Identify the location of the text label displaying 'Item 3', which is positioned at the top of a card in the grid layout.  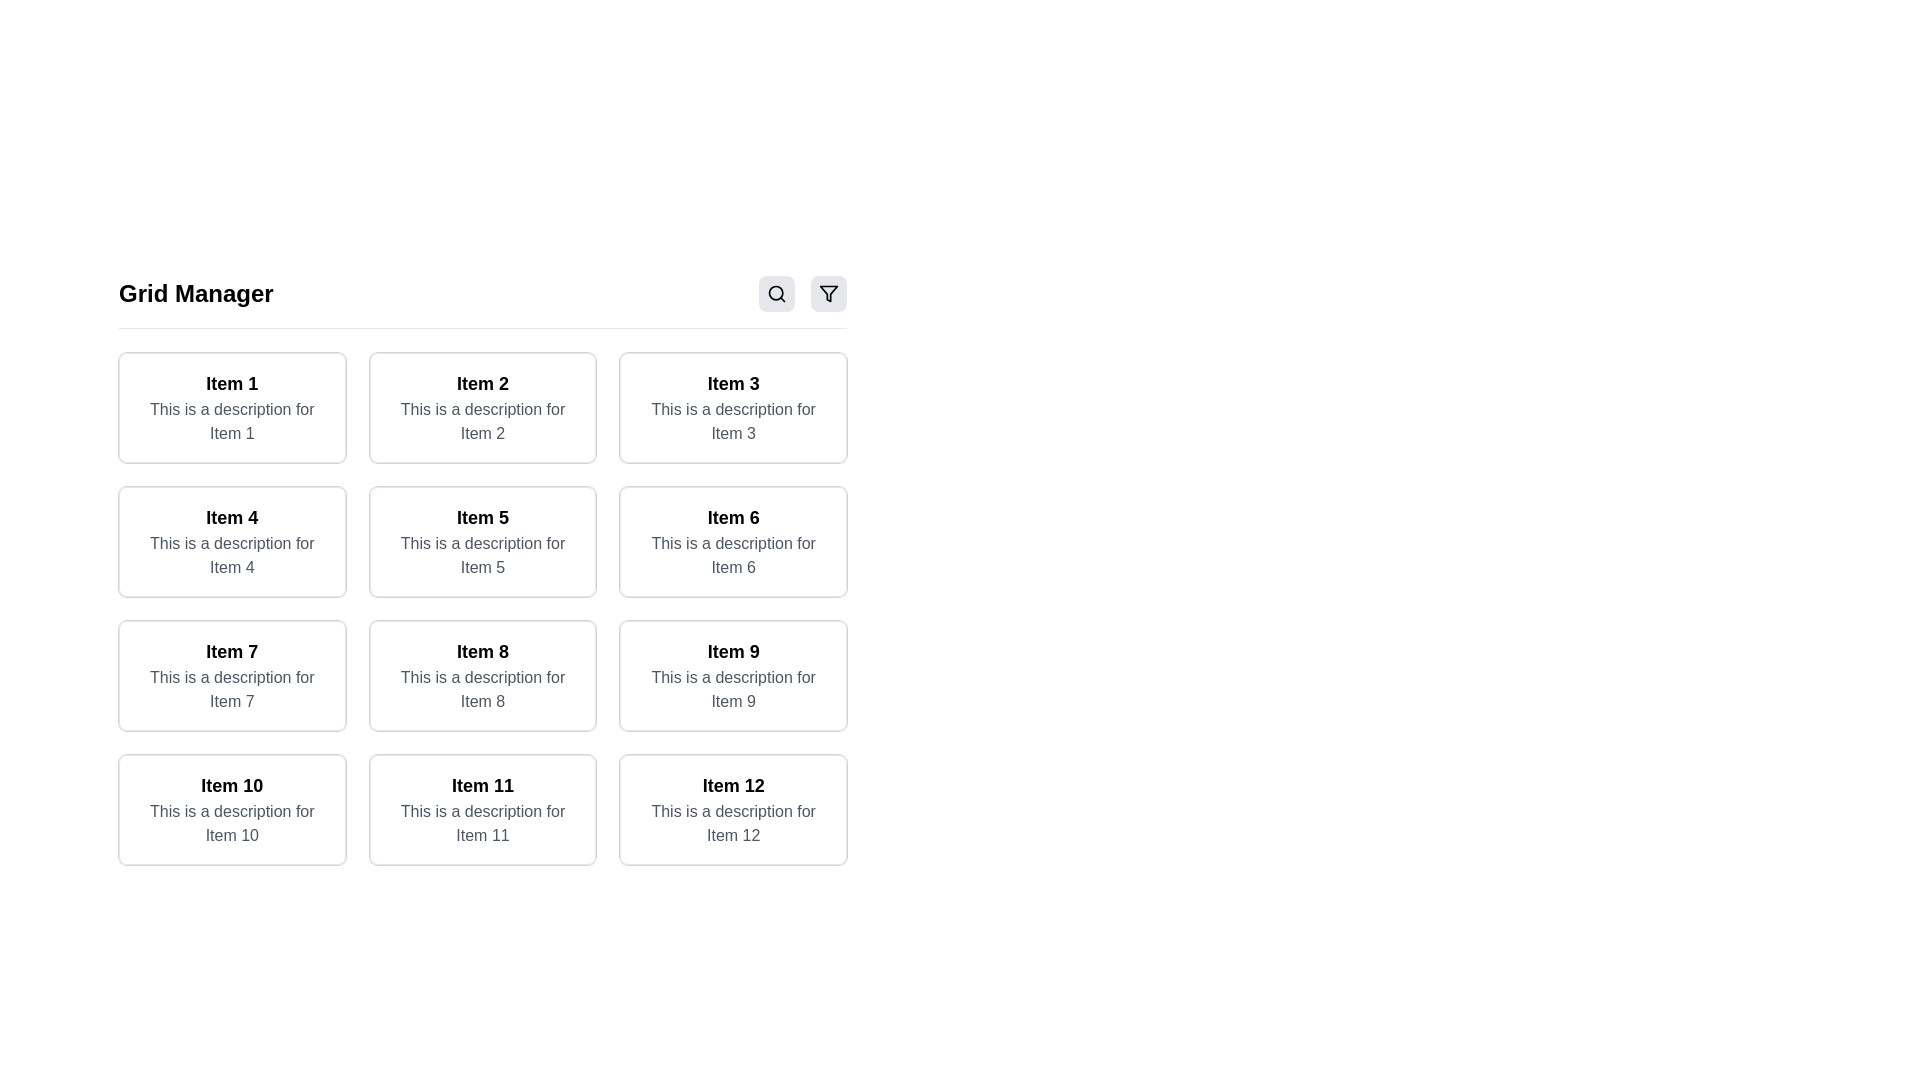
(732, 384).